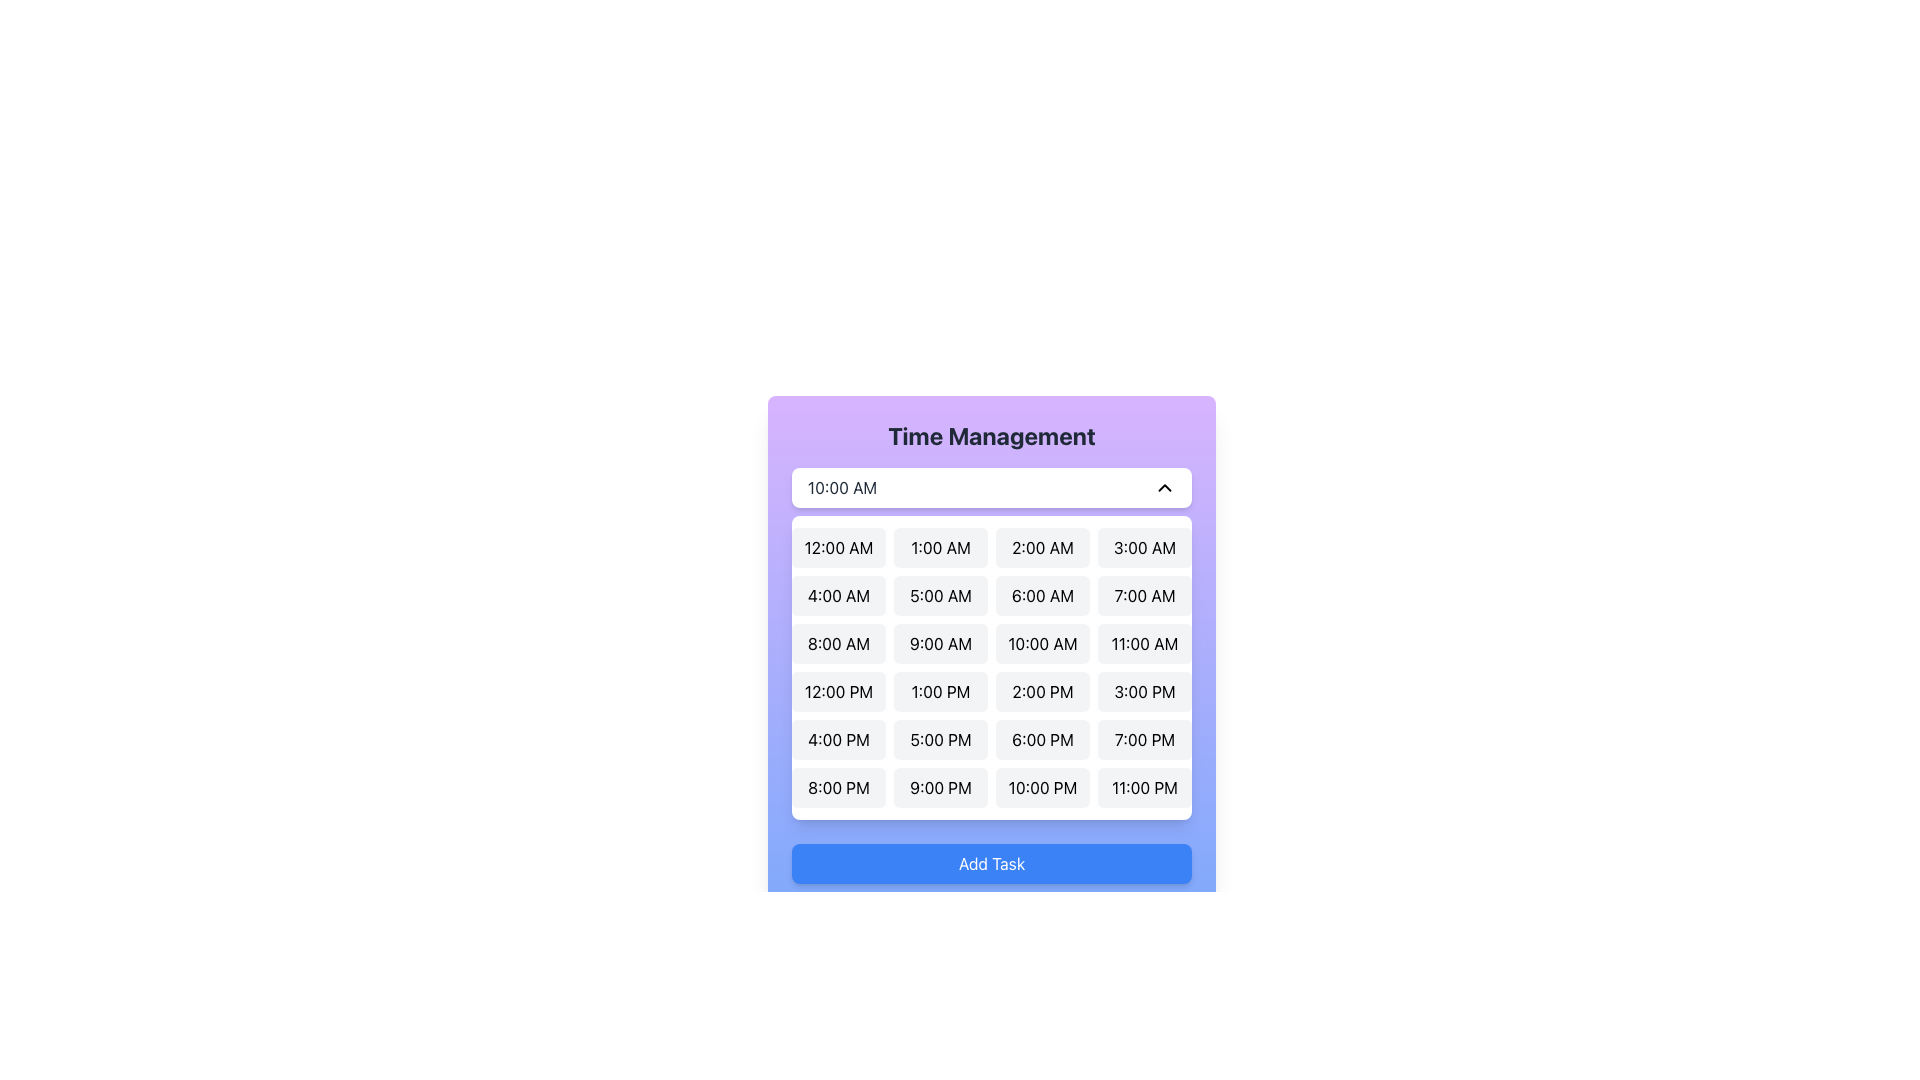 Image resolution: width=1920 pixels, height=1080 pixels. What do you see at coordinates (839, 547) in the screenshot?
I see `the top-left time selection button labeled '12:00 AM' in the grid layout of the Time Management popover` at bounding box center [839, 547].